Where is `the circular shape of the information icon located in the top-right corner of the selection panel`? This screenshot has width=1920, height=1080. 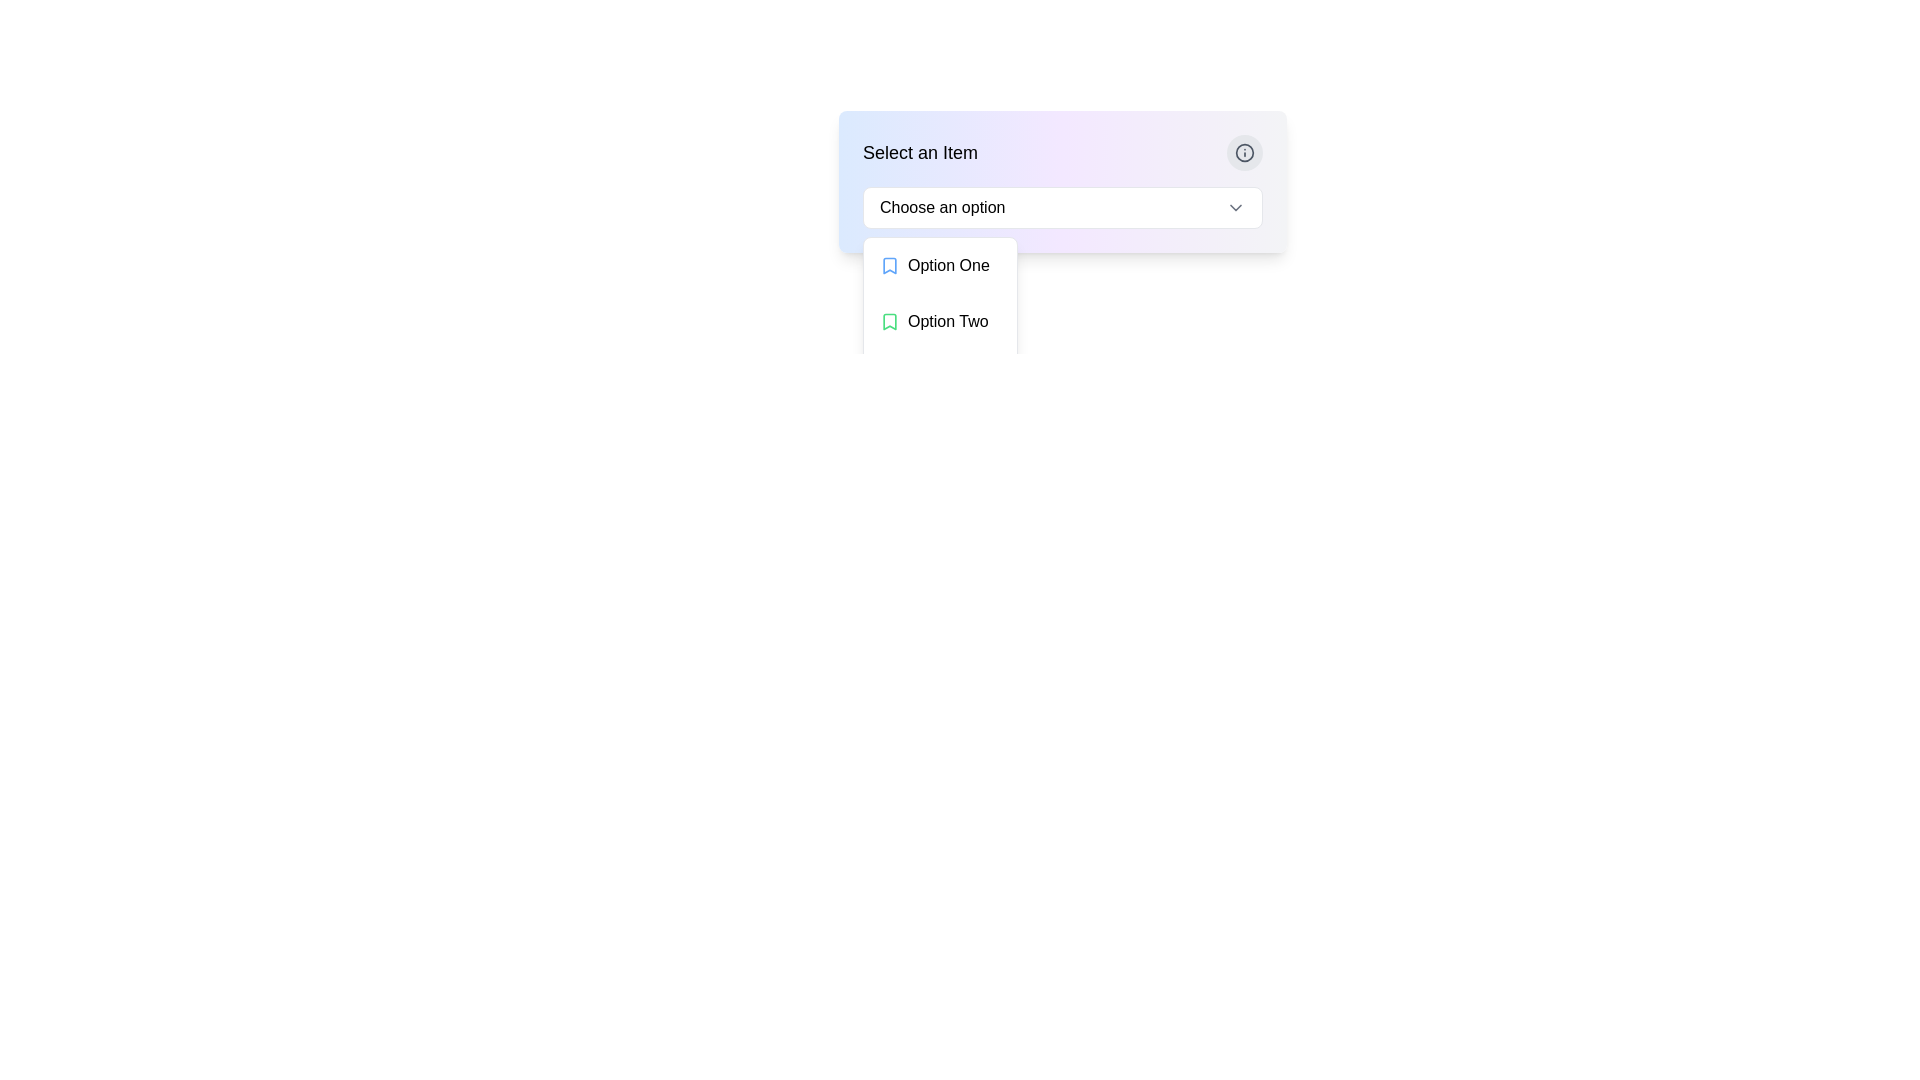 the circular shape of the information icon located in the top-right corner of the selection panel is located at coordinates (1243, 152).